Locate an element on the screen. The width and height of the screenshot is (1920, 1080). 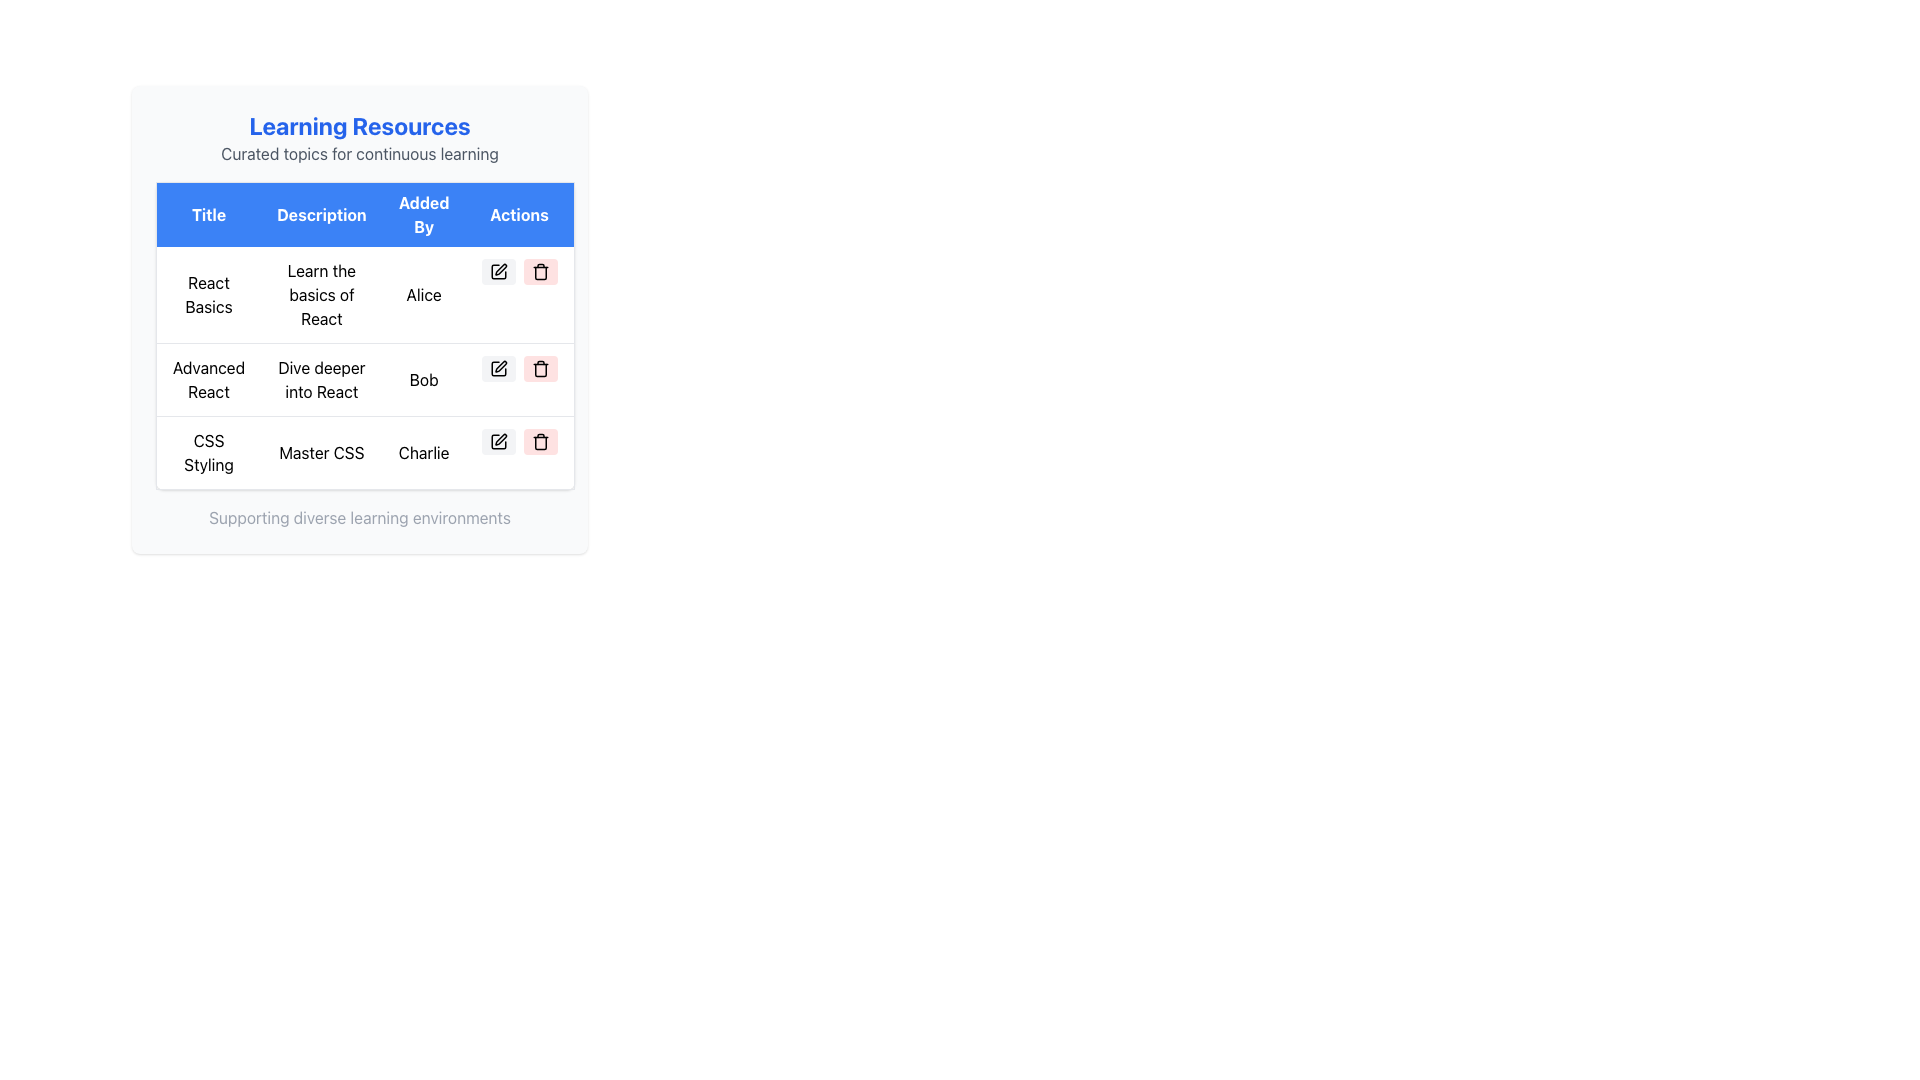
the icon button located in the 'Actions' column of the first row of the data table to initiate editing the corresponding data row is located at coordinates (498, 272).